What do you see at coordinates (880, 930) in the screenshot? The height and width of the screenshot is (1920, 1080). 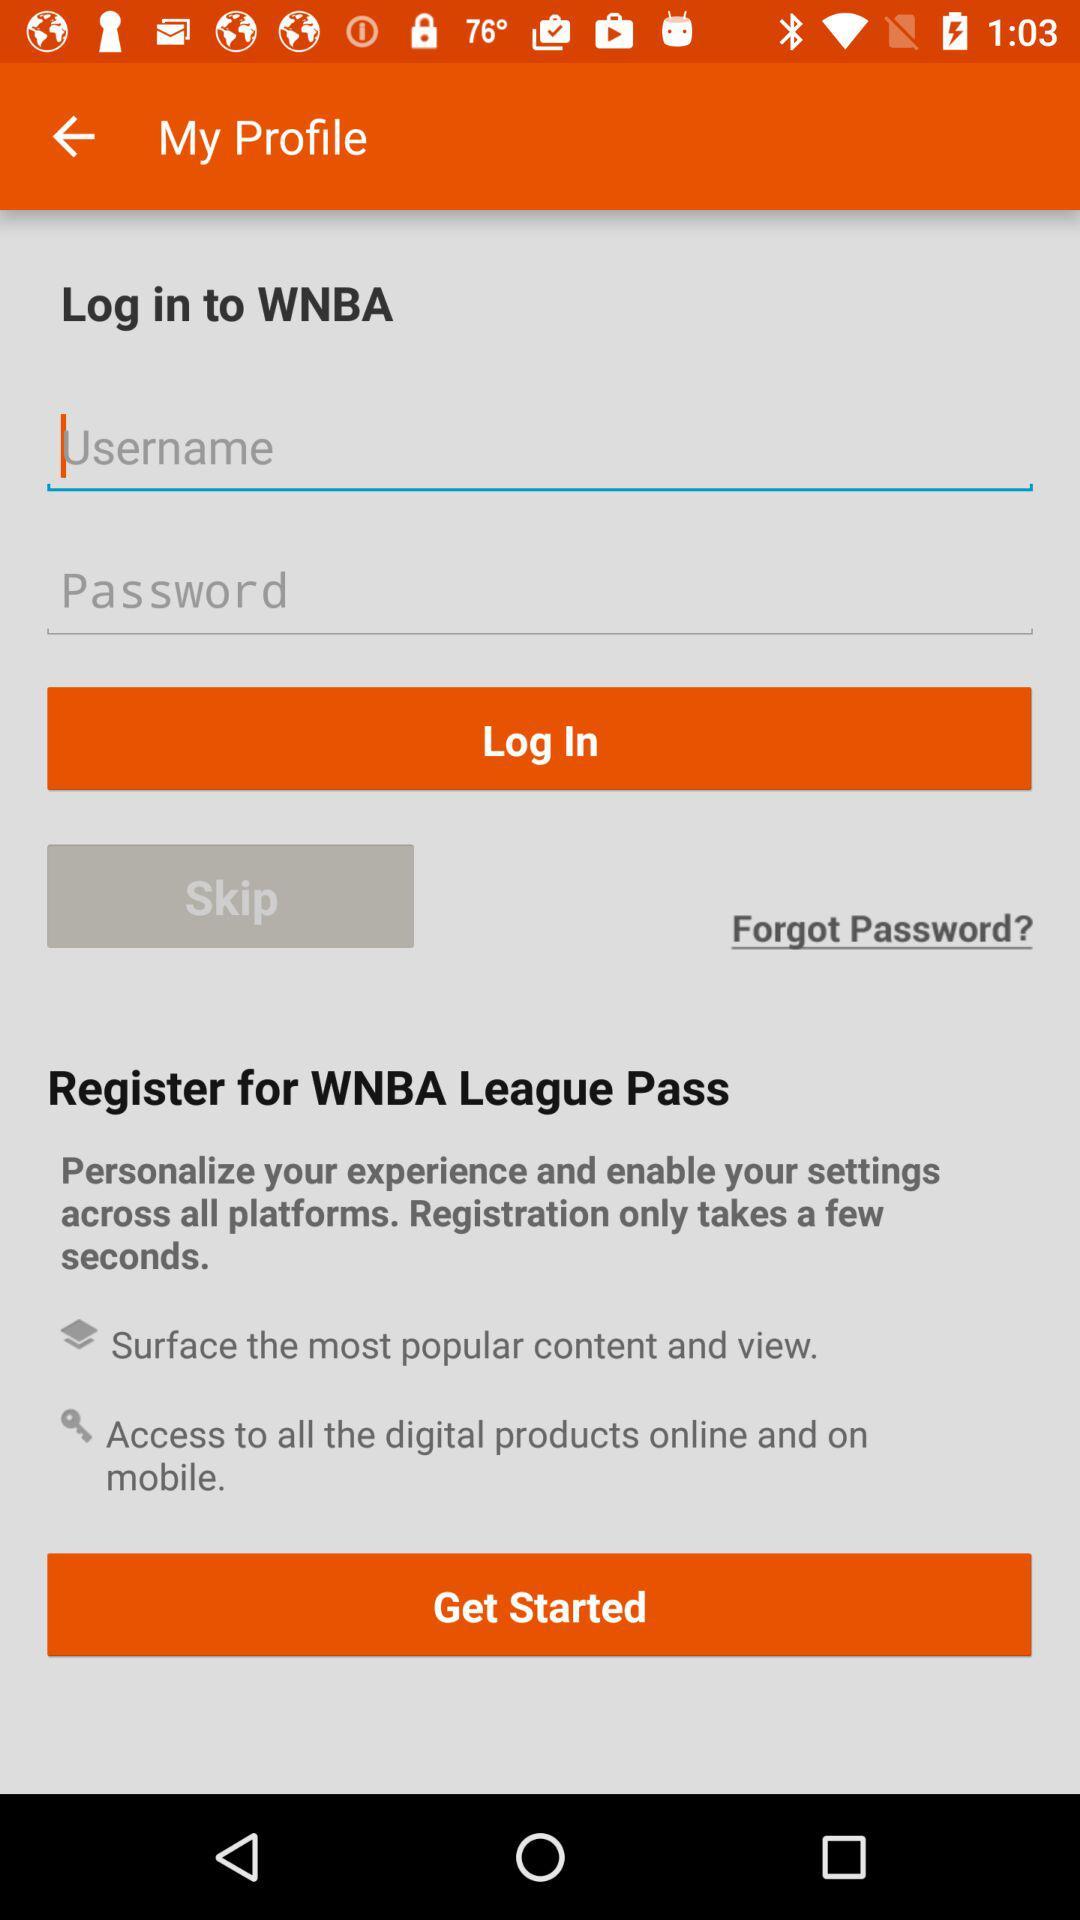 I see `the icon on the right` at bounding box center [880, 930].